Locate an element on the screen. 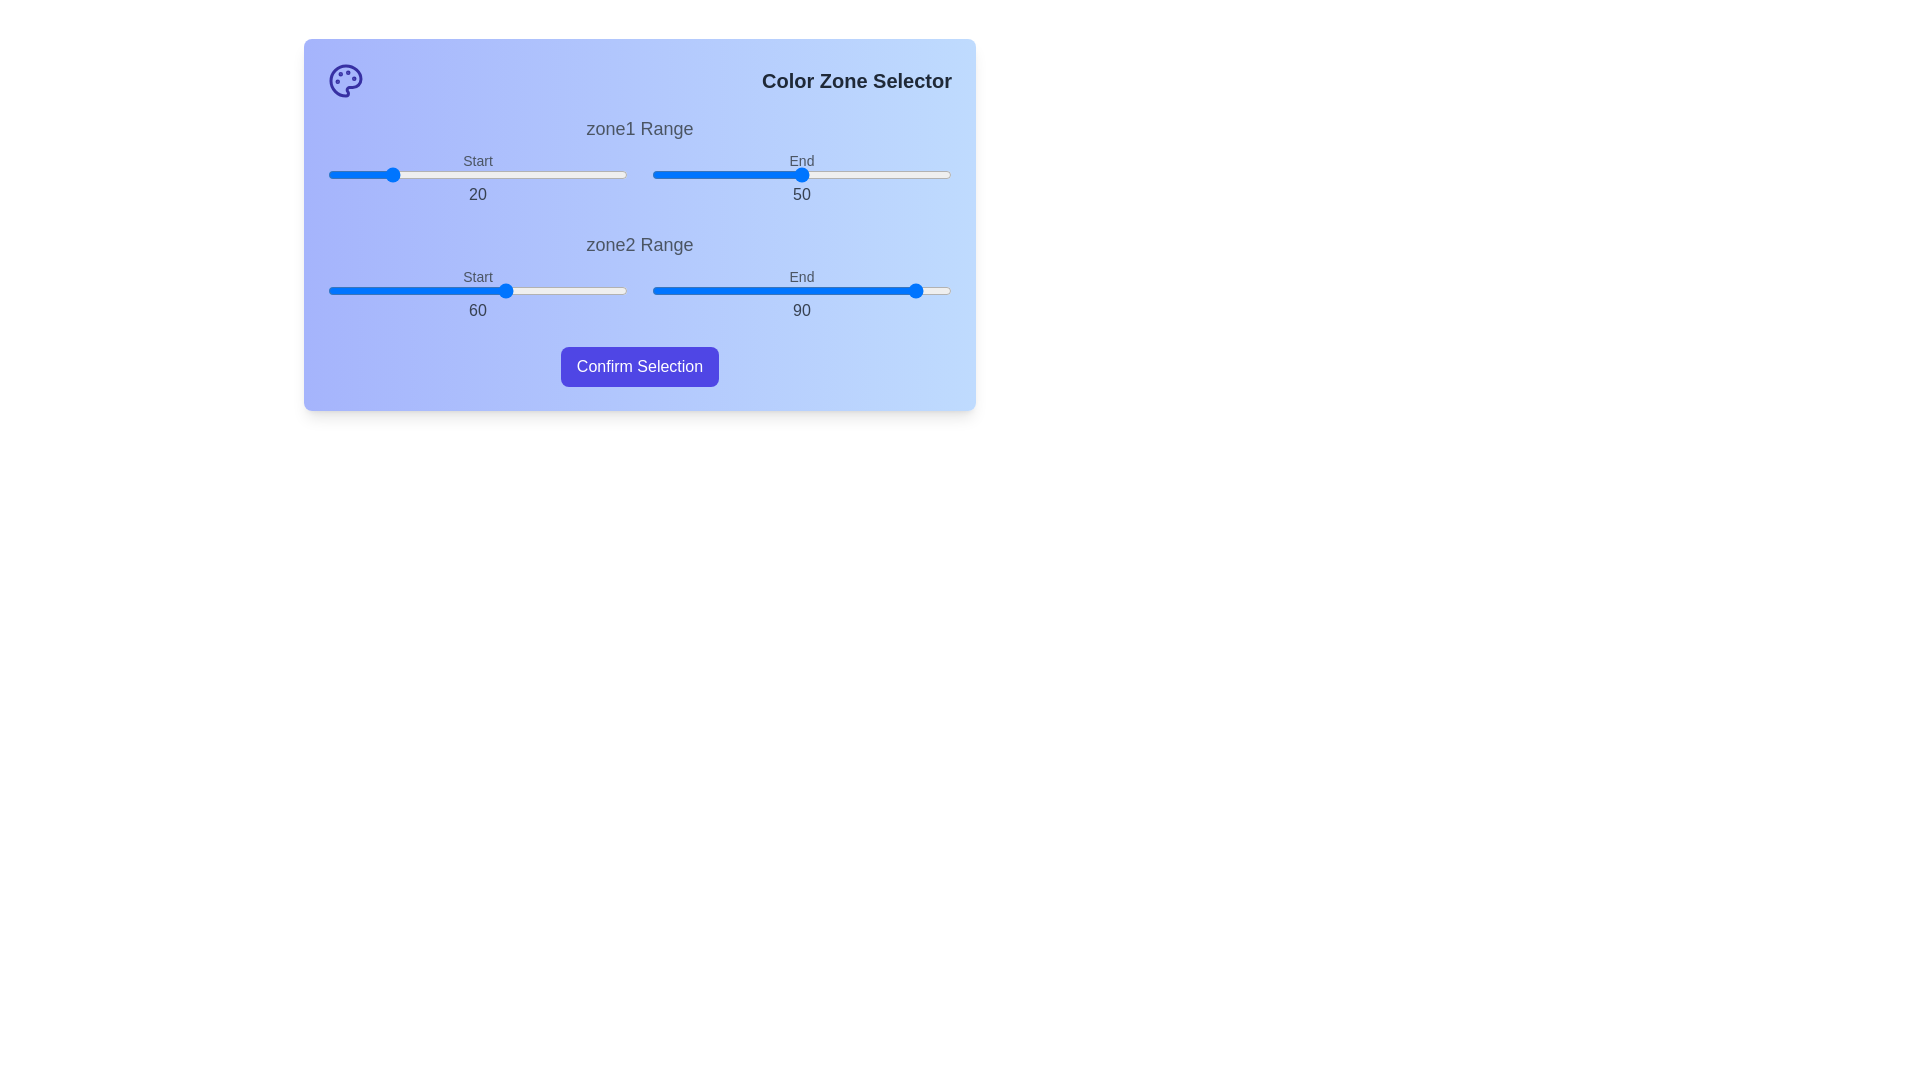 This screenshot has width=1920, height=1080. the end range slider for zone1 to 51 is located at coordinates (805, 173).